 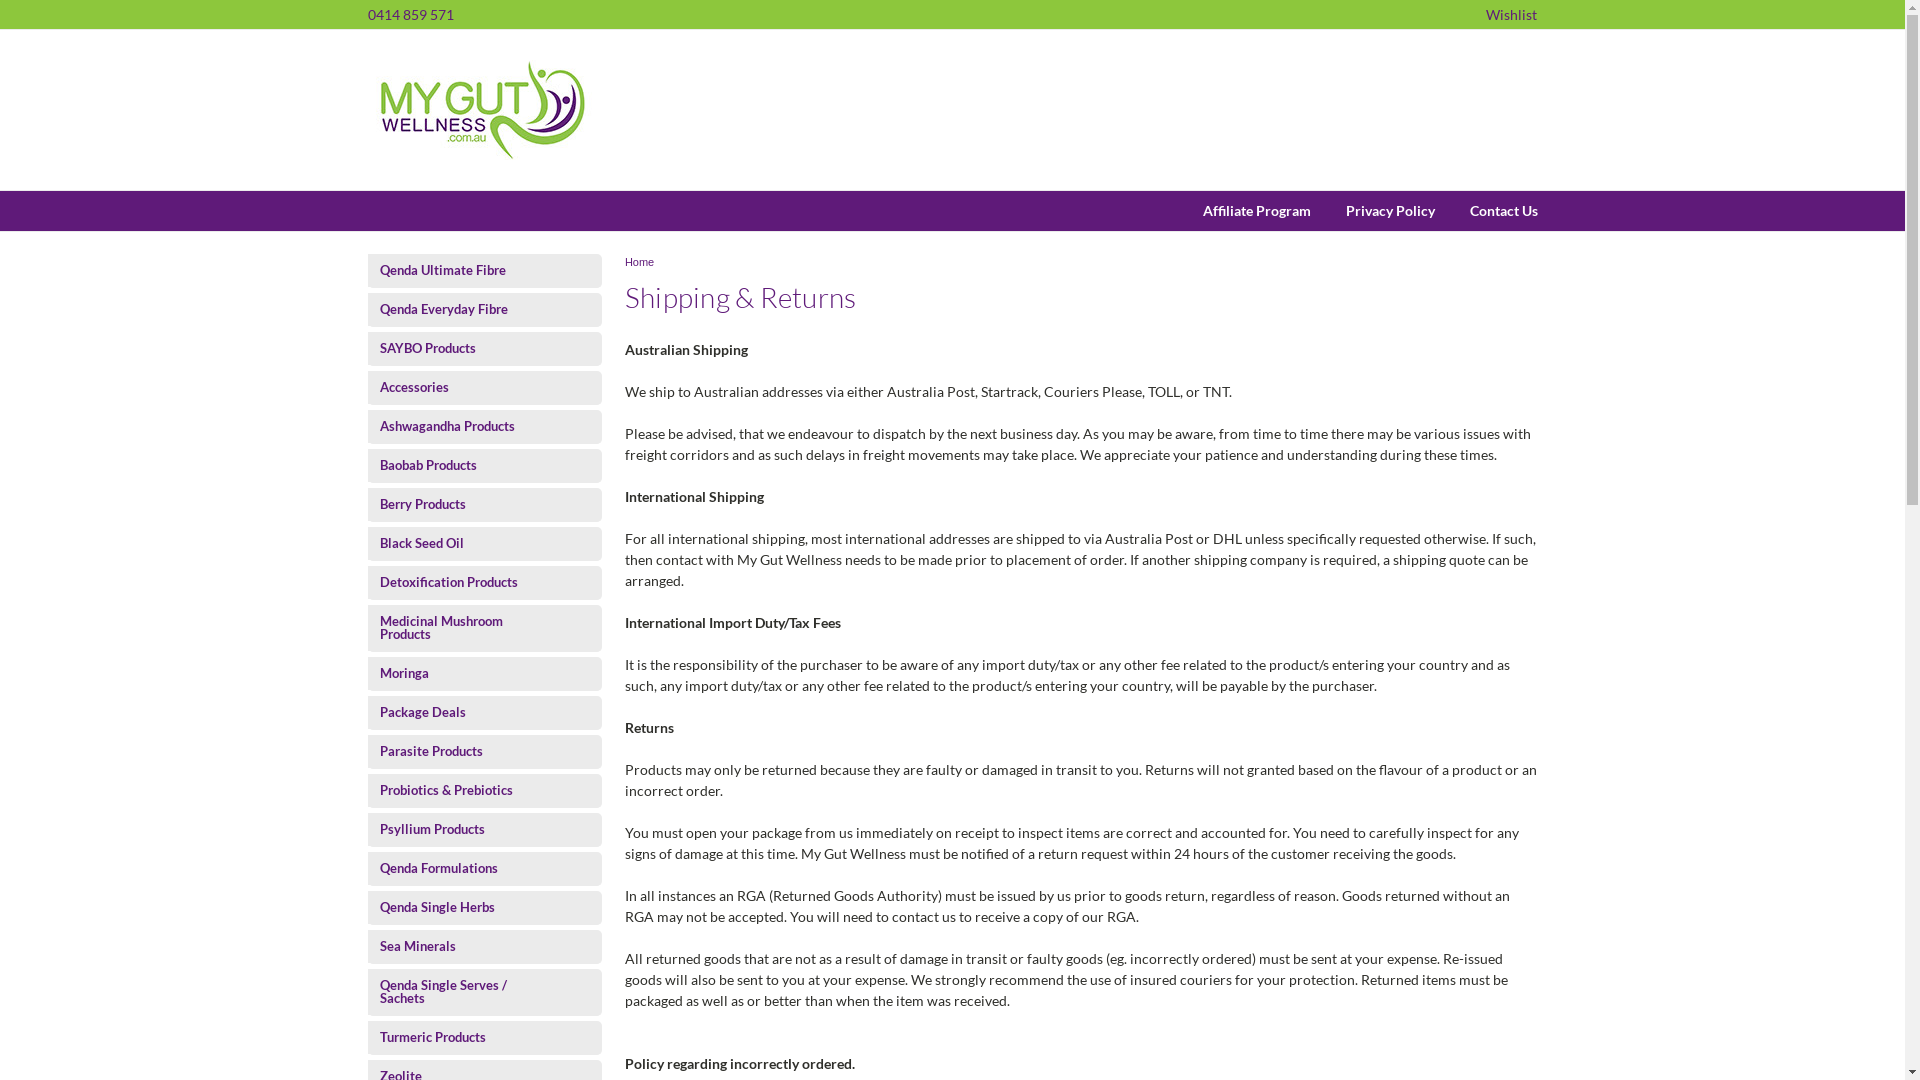 I want to click on 'Probiotics & Prebiotics', so click(x=466, y=789).